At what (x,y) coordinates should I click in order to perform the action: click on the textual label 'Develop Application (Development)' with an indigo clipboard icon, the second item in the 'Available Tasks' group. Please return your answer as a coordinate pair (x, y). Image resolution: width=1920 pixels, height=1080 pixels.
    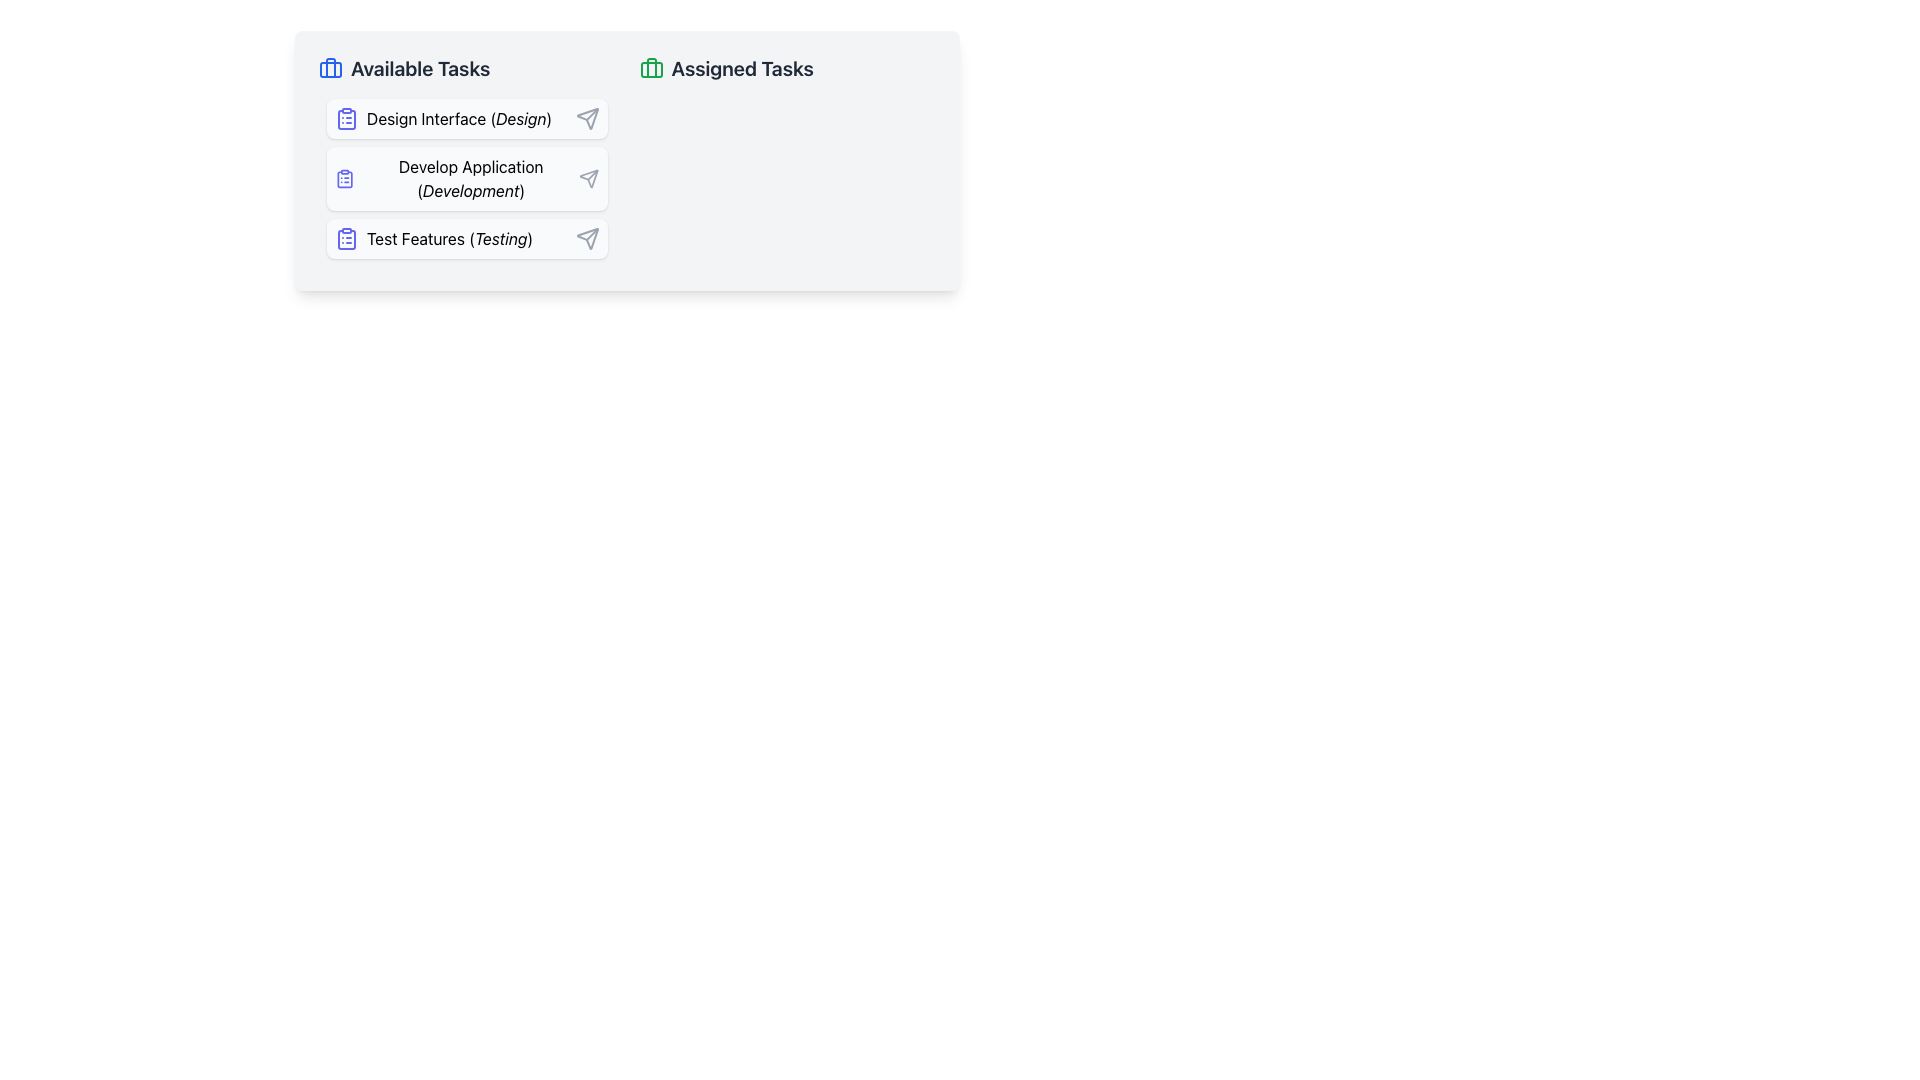
    Looking at the image, I should click on (456, 177).